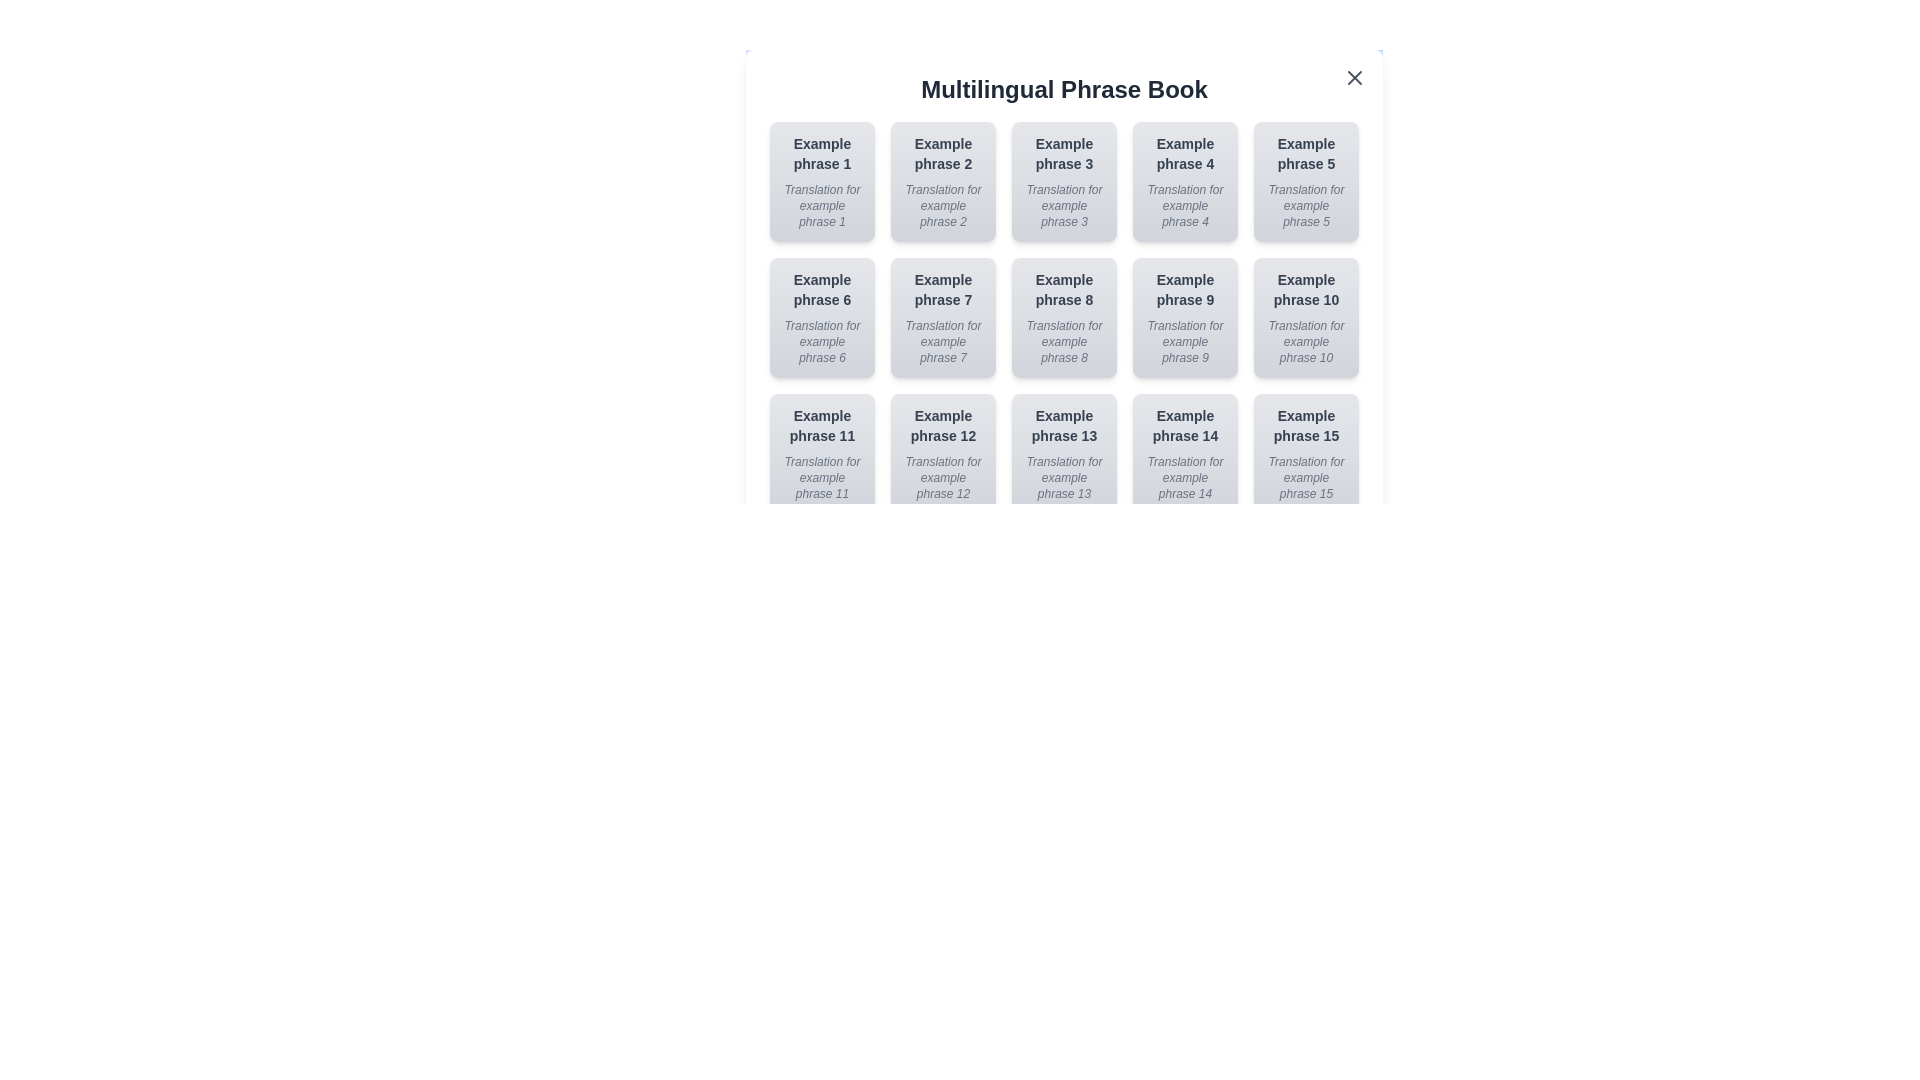 Image resolution: width=1920 pixels, height=1080 pixels. What do you see at coordinates (1354, 76) in the screenshot?
I see `the close button located at the top-right corner of the guide` at bounding box center [1354, 76].